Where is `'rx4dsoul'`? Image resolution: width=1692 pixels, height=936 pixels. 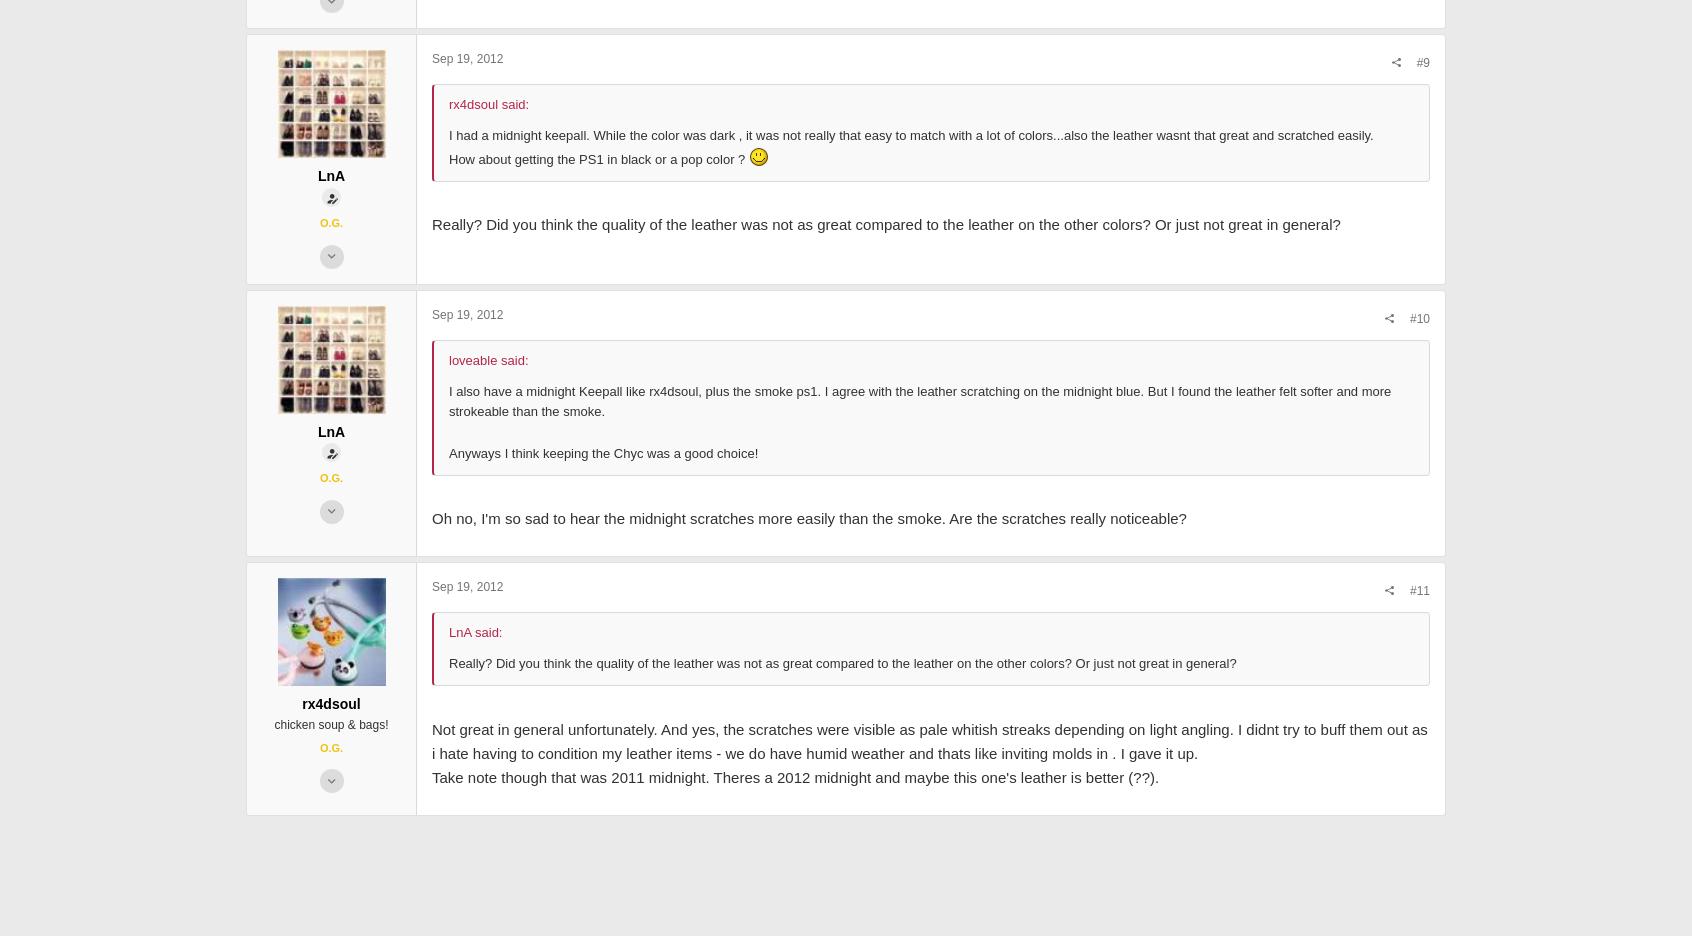 'rx4dsoul' is located at coordinates (301, 892).